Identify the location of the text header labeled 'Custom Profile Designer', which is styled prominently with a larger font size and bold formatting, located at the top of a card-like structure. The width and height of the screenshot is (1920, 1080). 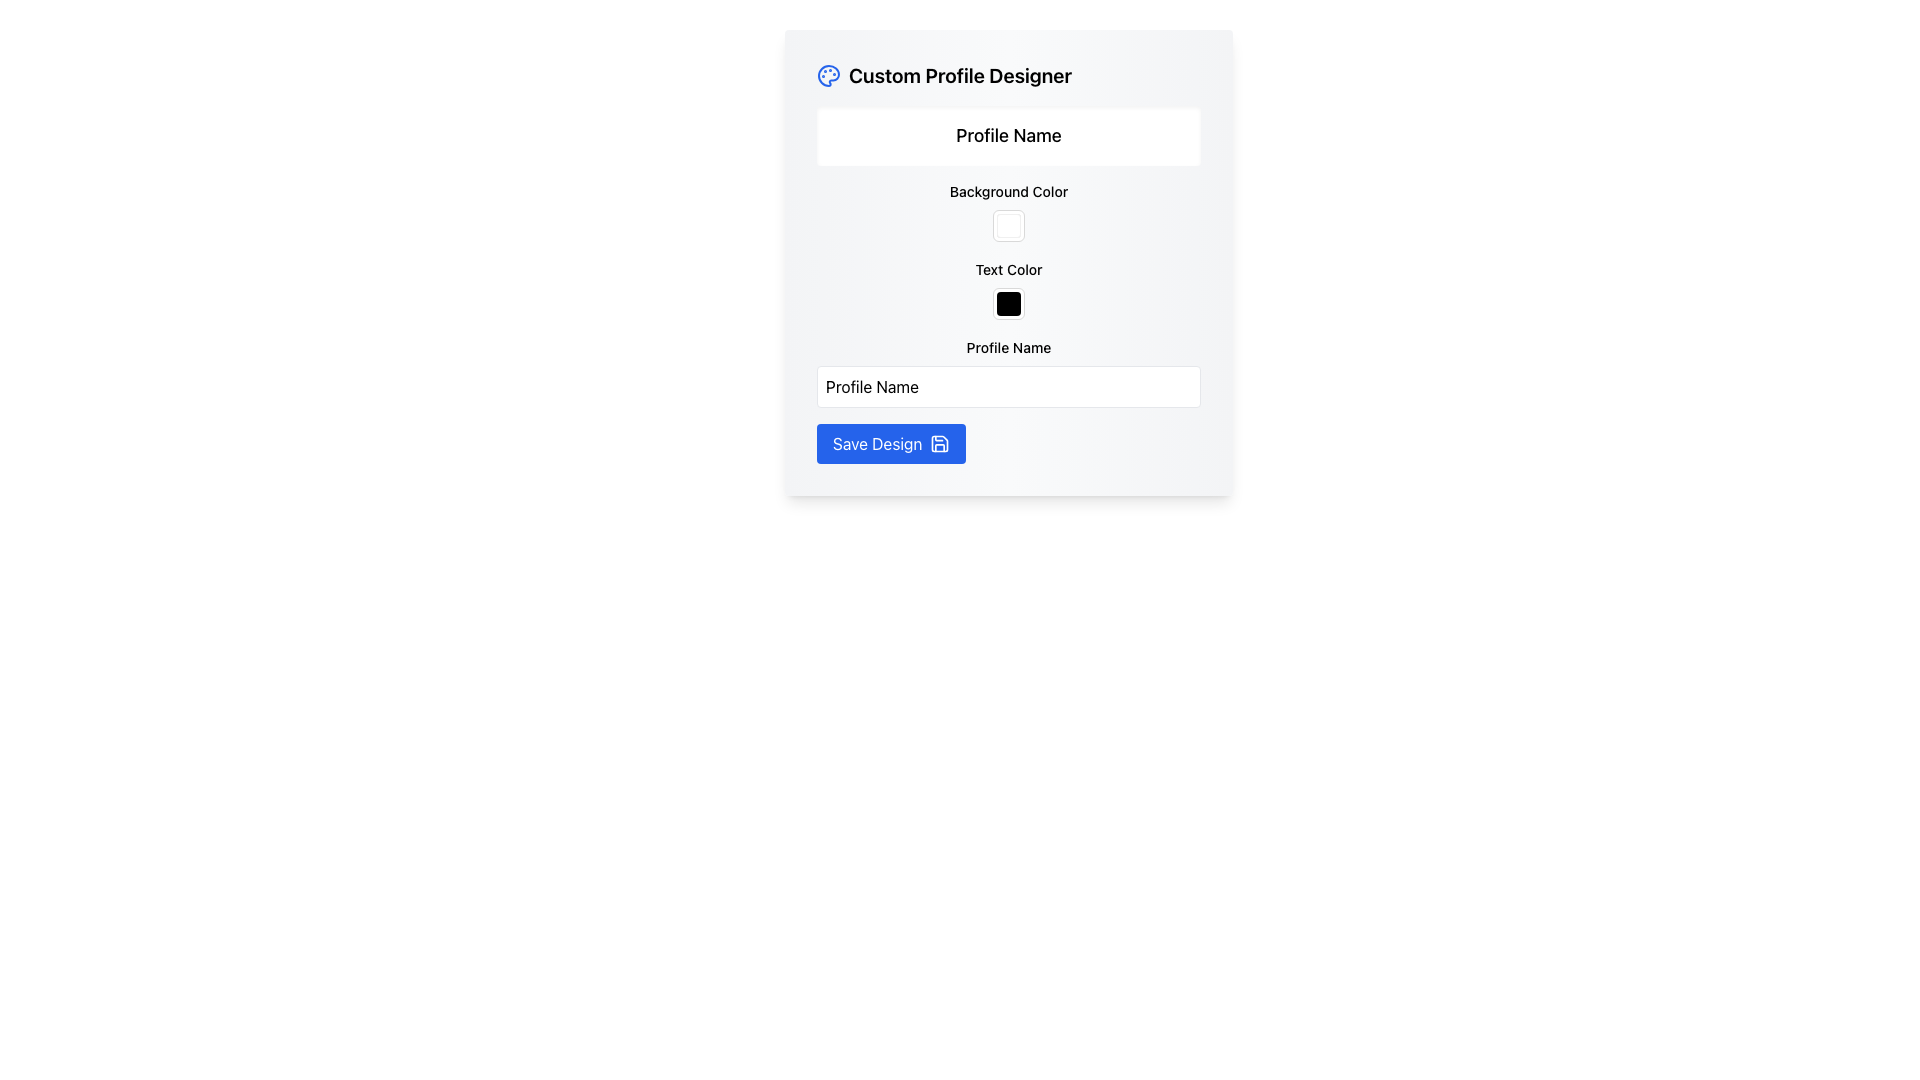
(1008, 75).